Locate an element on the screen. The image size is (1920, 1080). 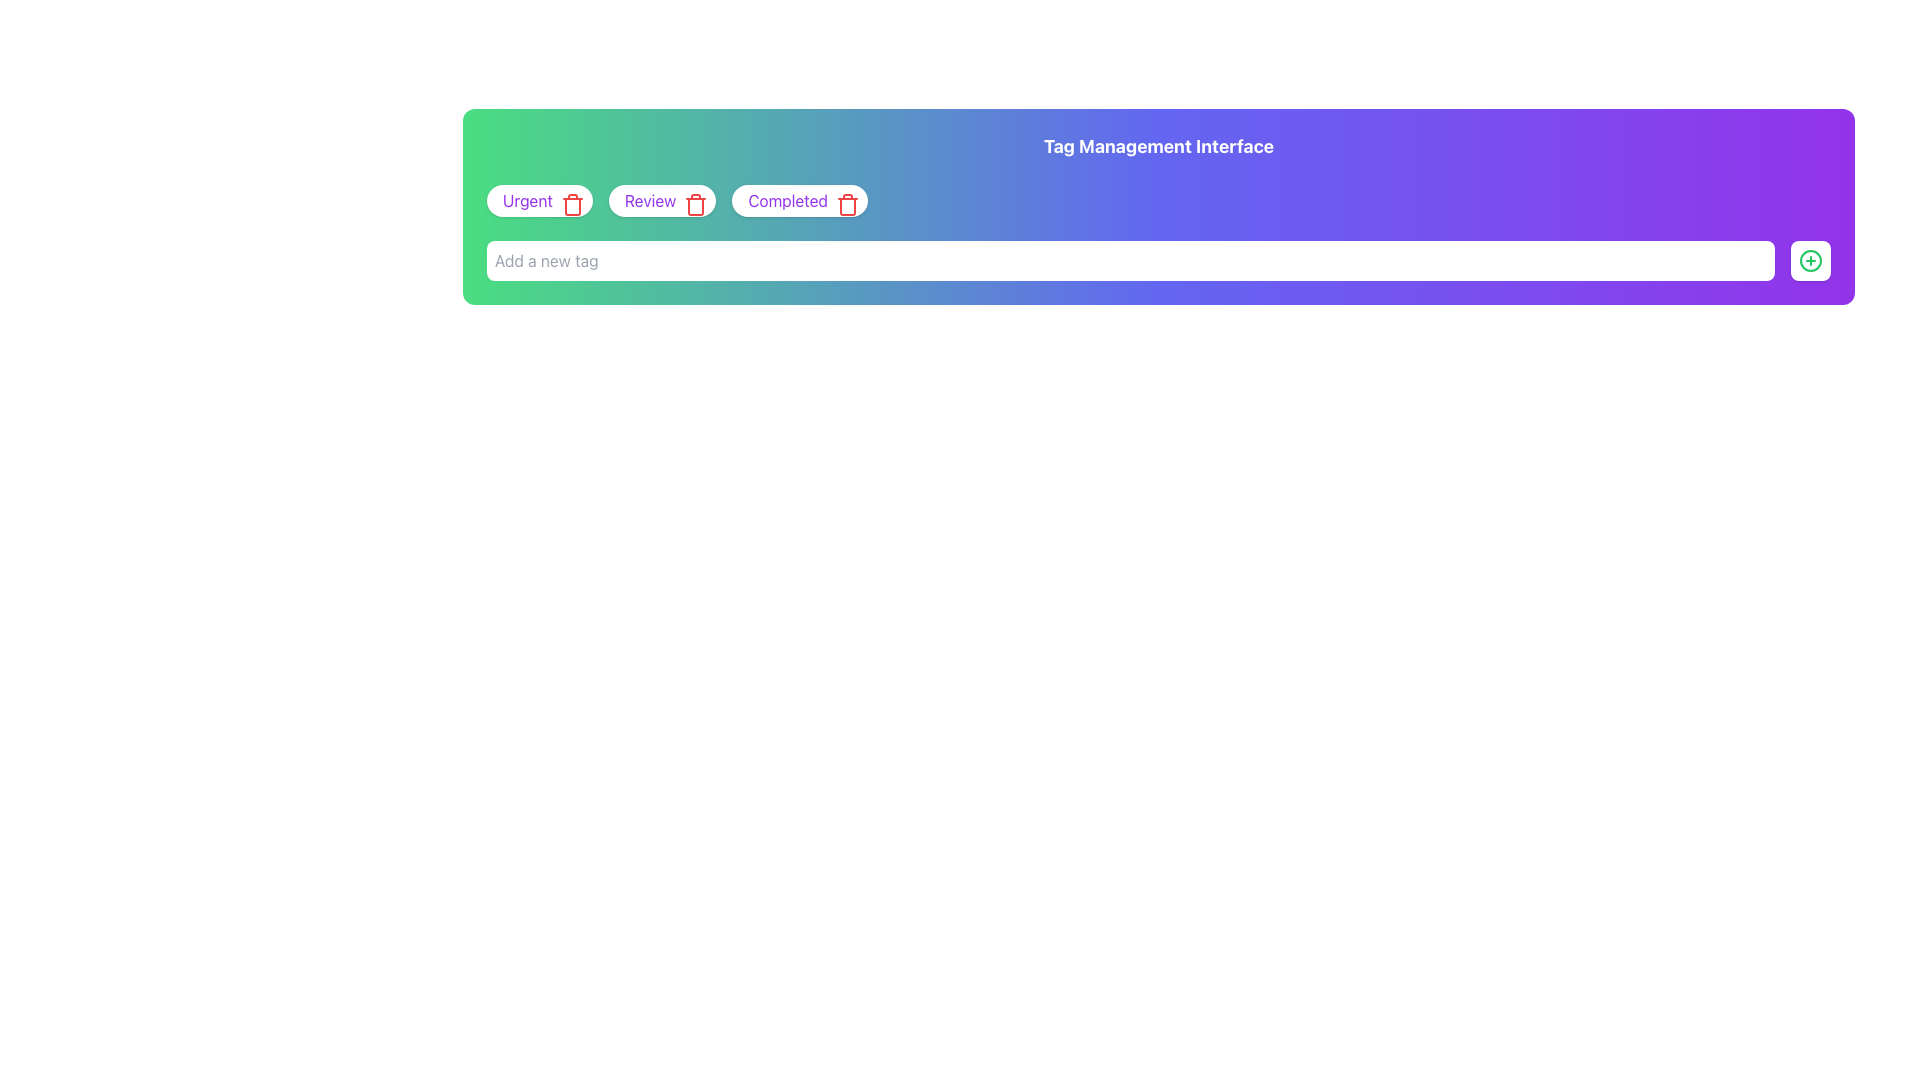
the green circular button with a white border and a '+' sign inside, located in the top-right corner of the purple gradient bar is located at coordinates (1810, 260).